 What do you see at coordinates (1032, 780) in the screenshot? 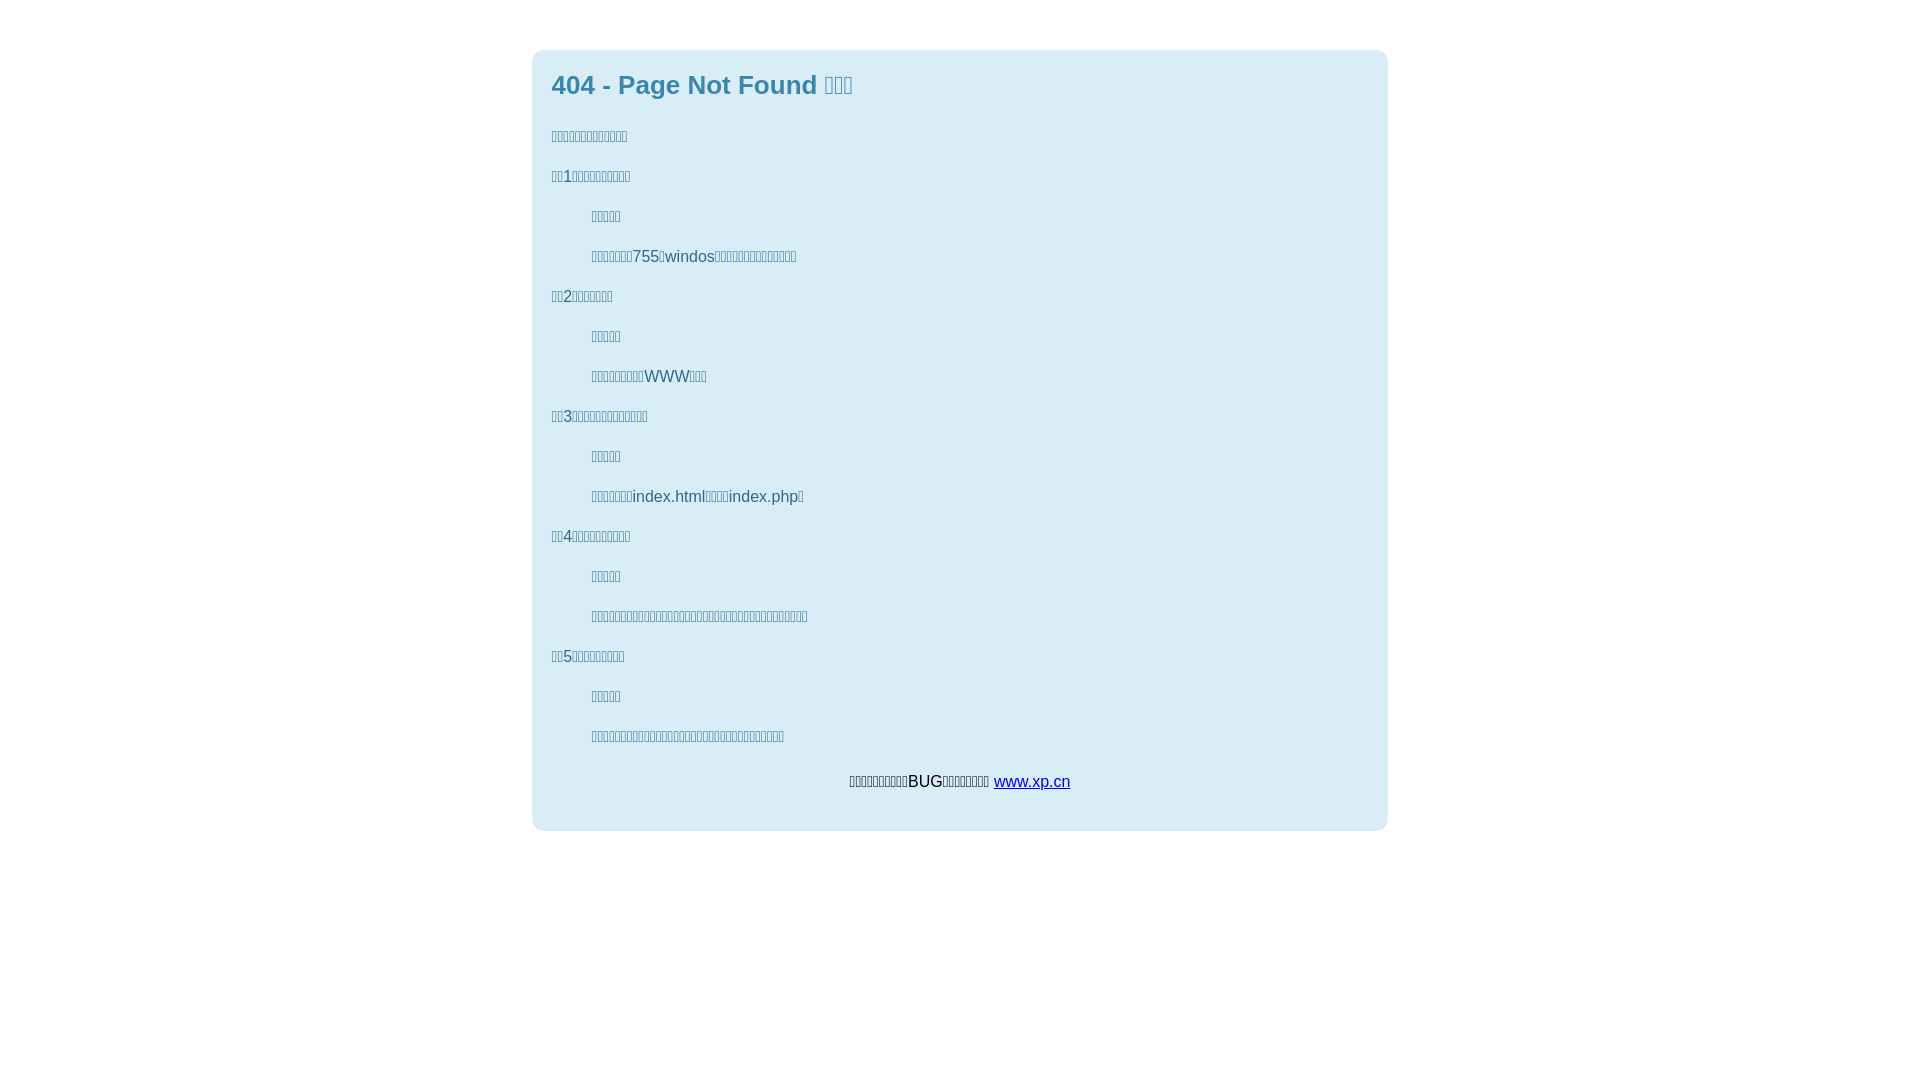
I see `'www.xp.cn'` at bounding box center [1032, 780].